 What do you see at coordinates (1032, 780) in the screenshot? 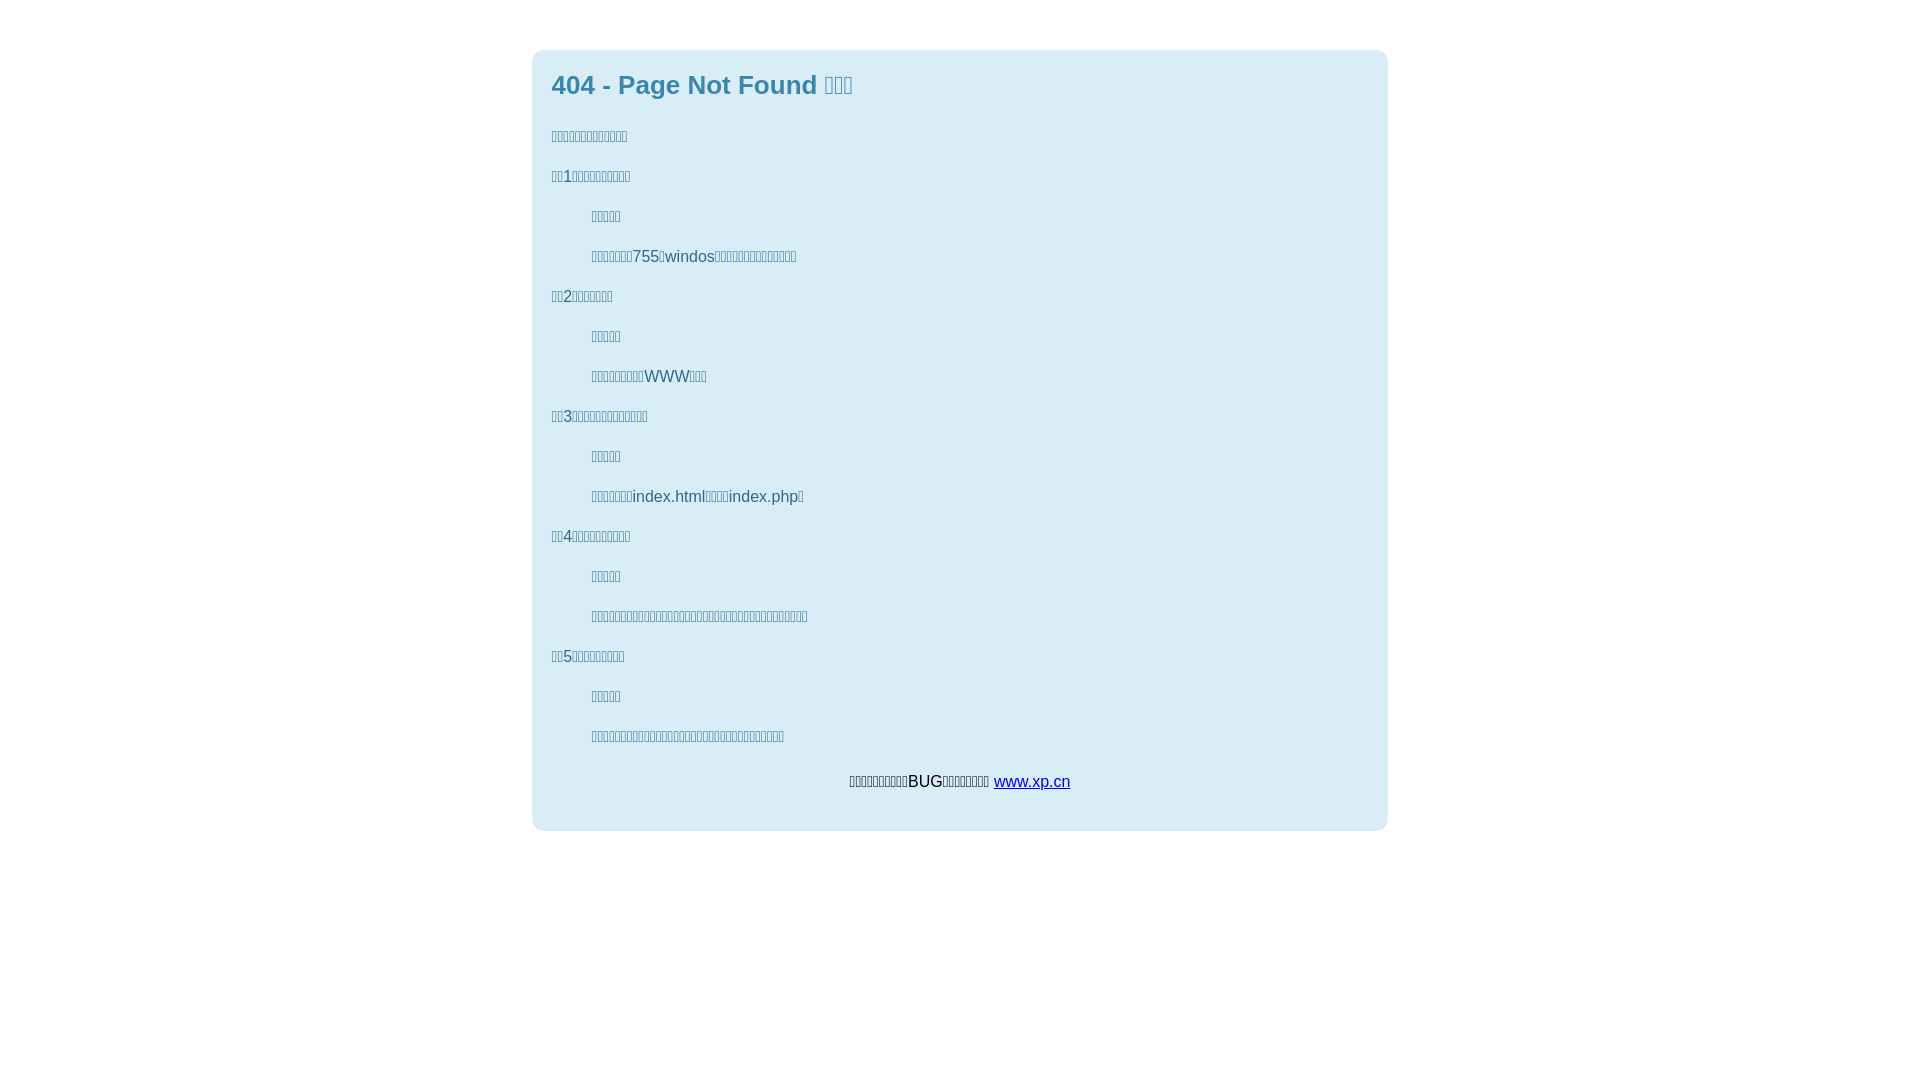
I see `'www.xp.cn'` at bounding box center [1032, 780].